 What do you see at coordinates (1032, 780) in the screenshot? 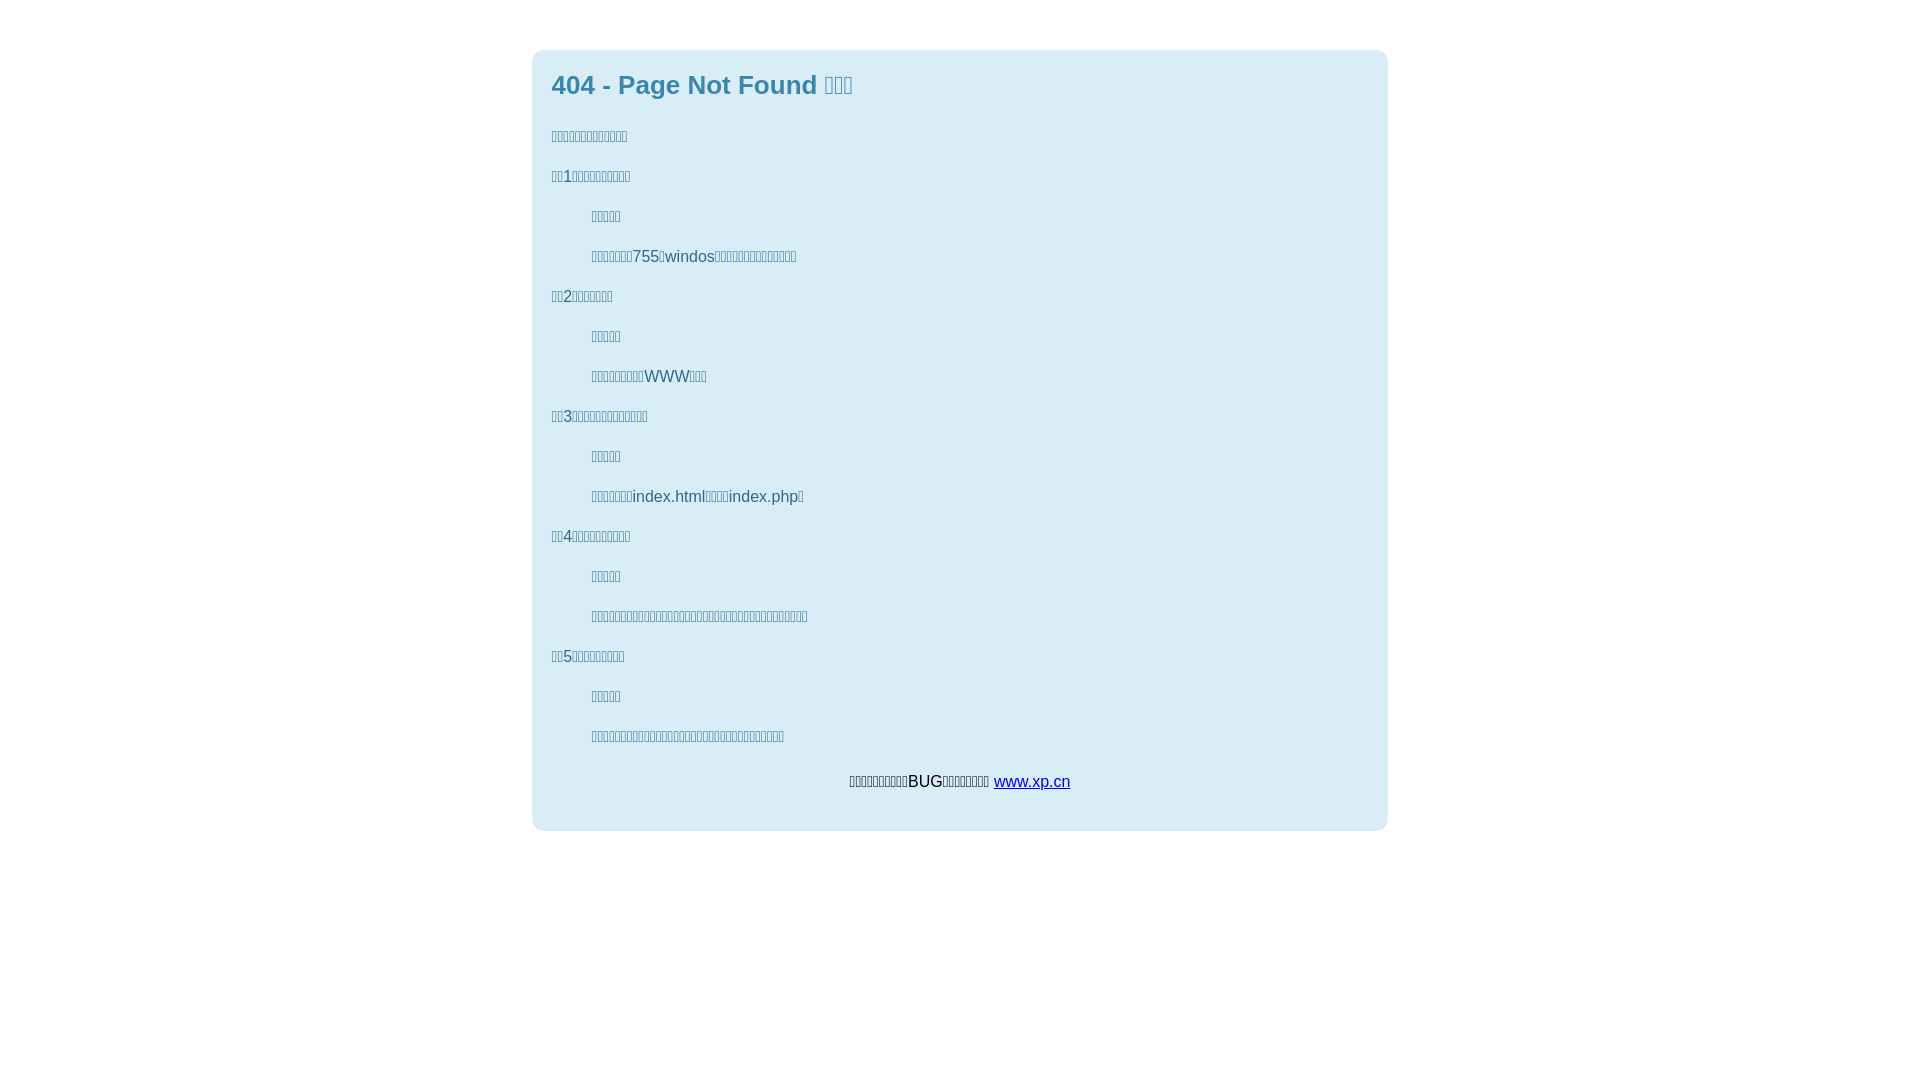
I see `'www.xp.cn'` at bounding box center [1032, 780].